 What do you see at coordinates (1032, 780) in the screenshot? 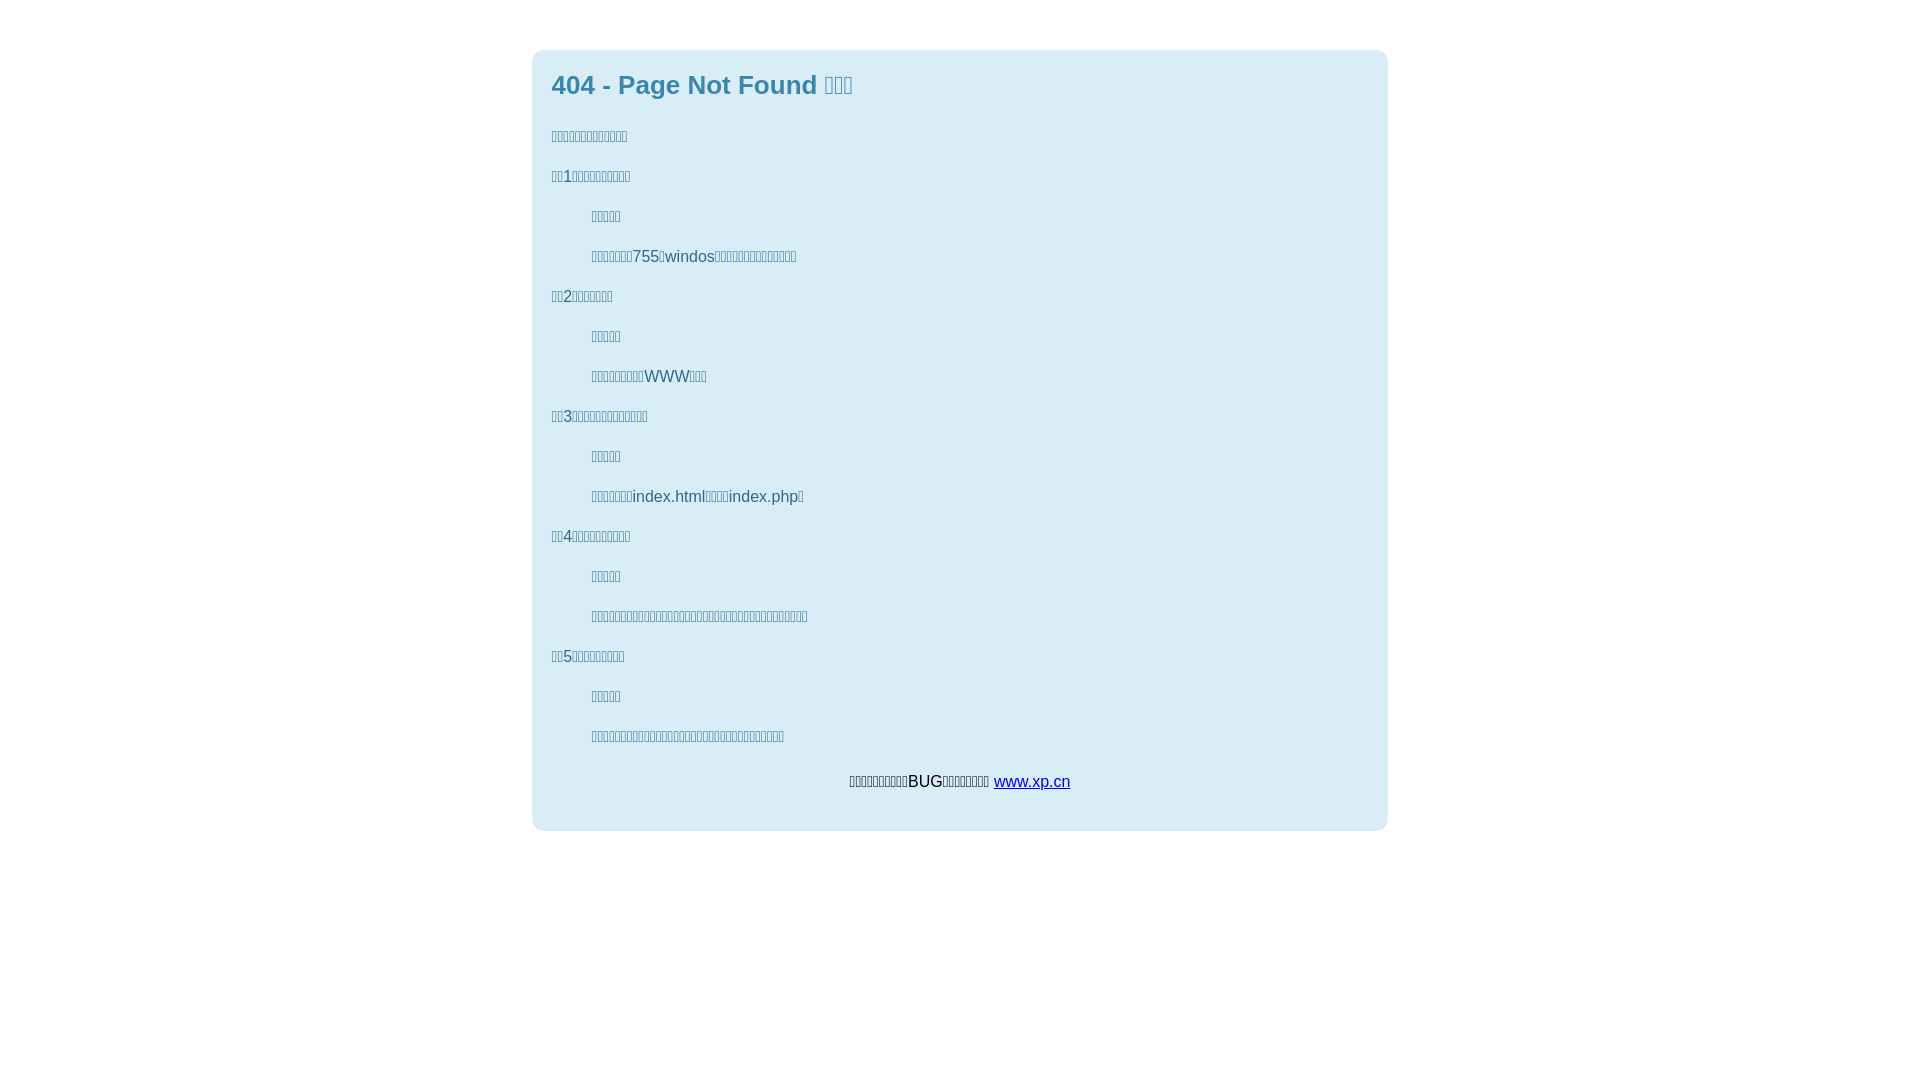
I see `'www.xp.cn'` at bounding box center [1032, 780].